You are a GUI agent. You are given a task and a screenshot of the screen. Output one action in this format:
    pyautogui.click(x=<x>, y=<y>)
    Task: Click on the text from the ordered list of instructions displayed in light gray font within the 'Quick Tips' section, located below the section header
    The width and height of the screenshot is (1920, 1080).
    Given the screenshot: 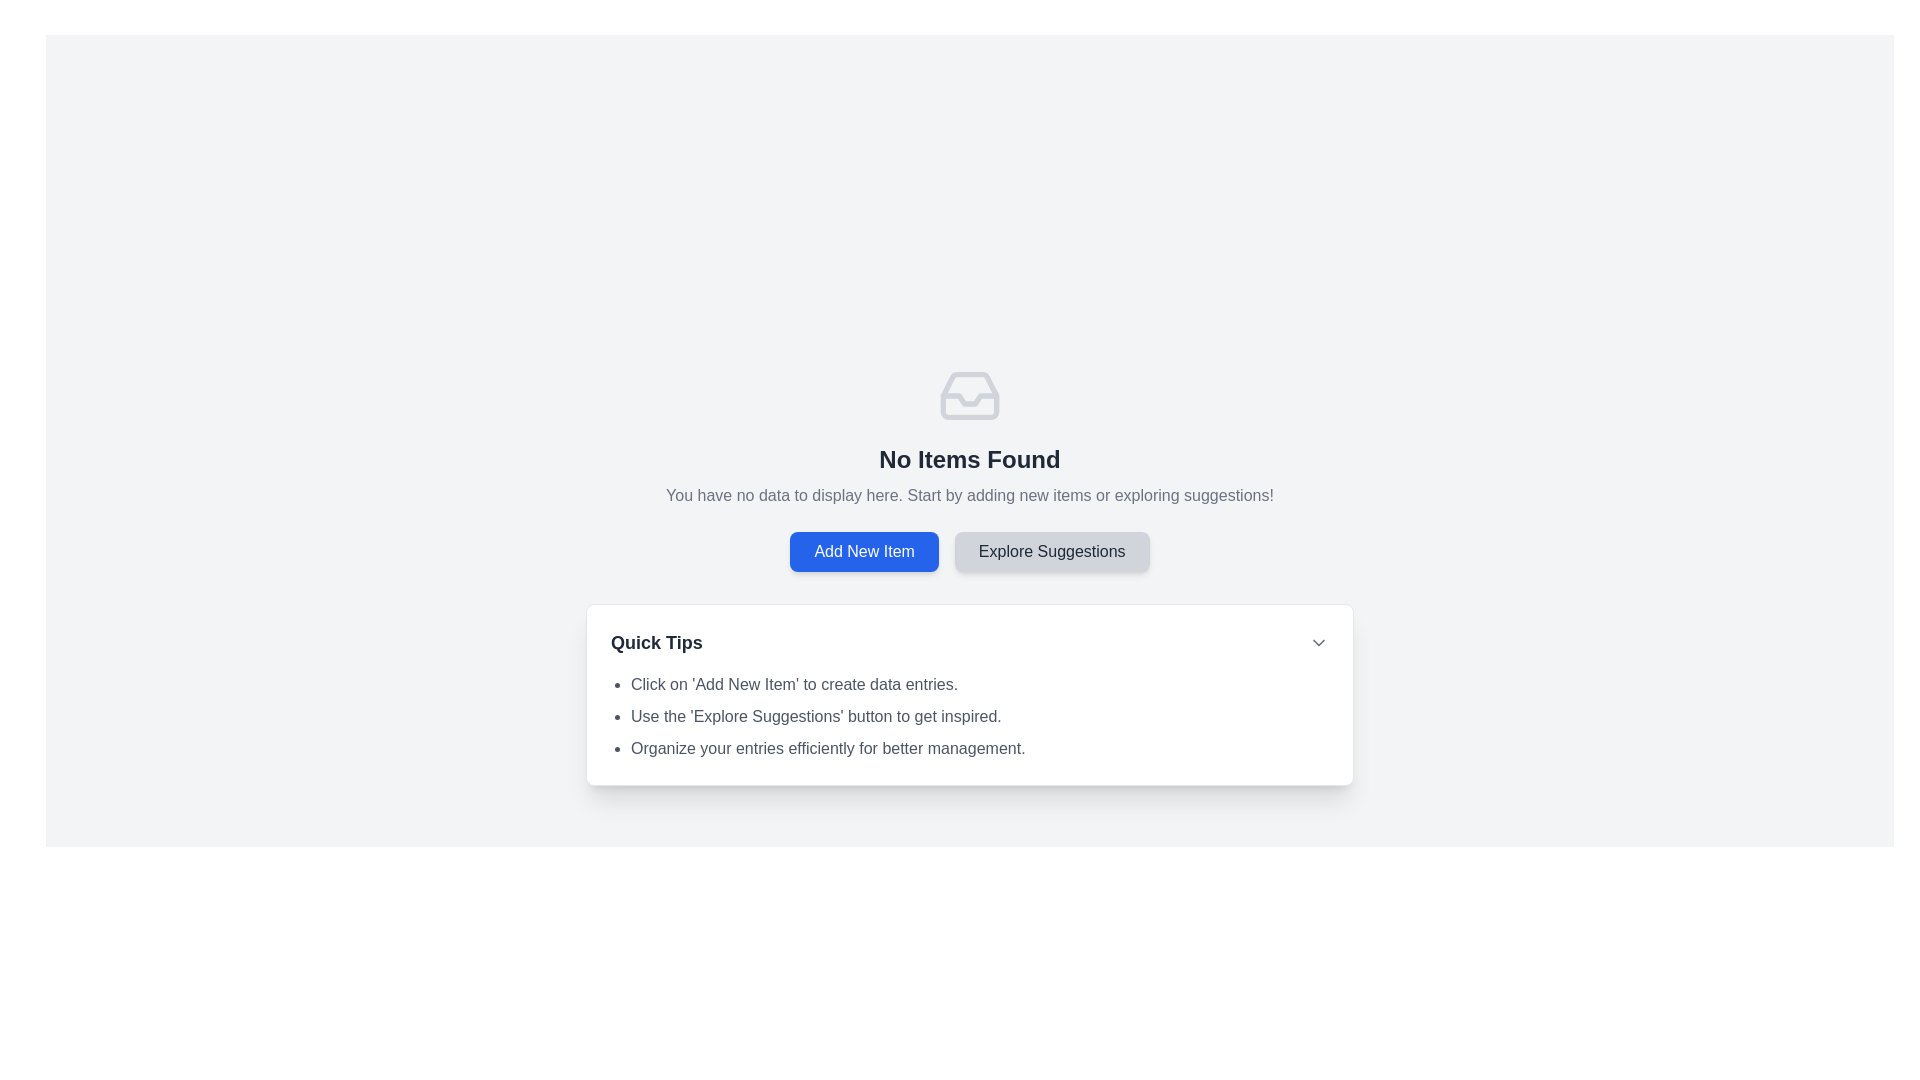 What is the action you would take?
    pyautogui.click(x=969, y=716)
    